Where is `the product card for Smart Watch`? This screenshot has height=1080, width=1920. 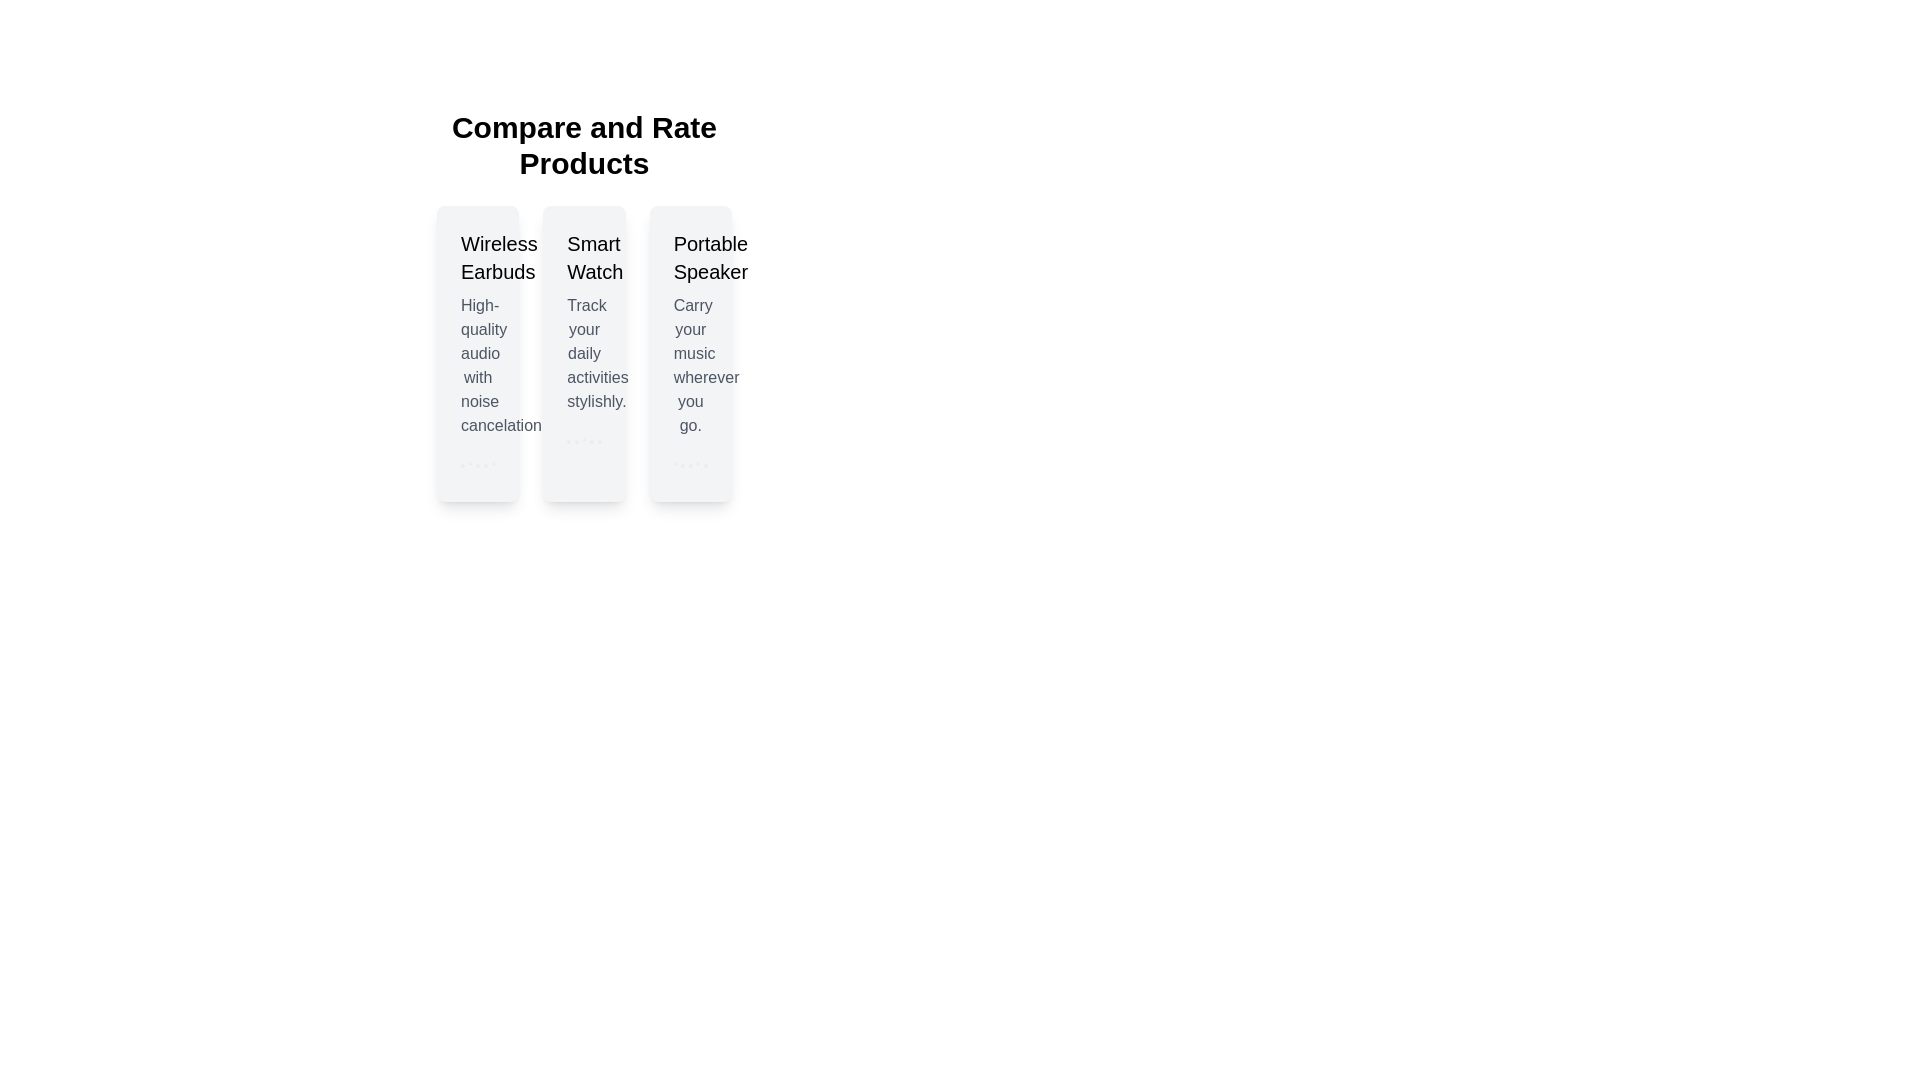 the product card for Smart Watch is located at coordinates (583, 353).